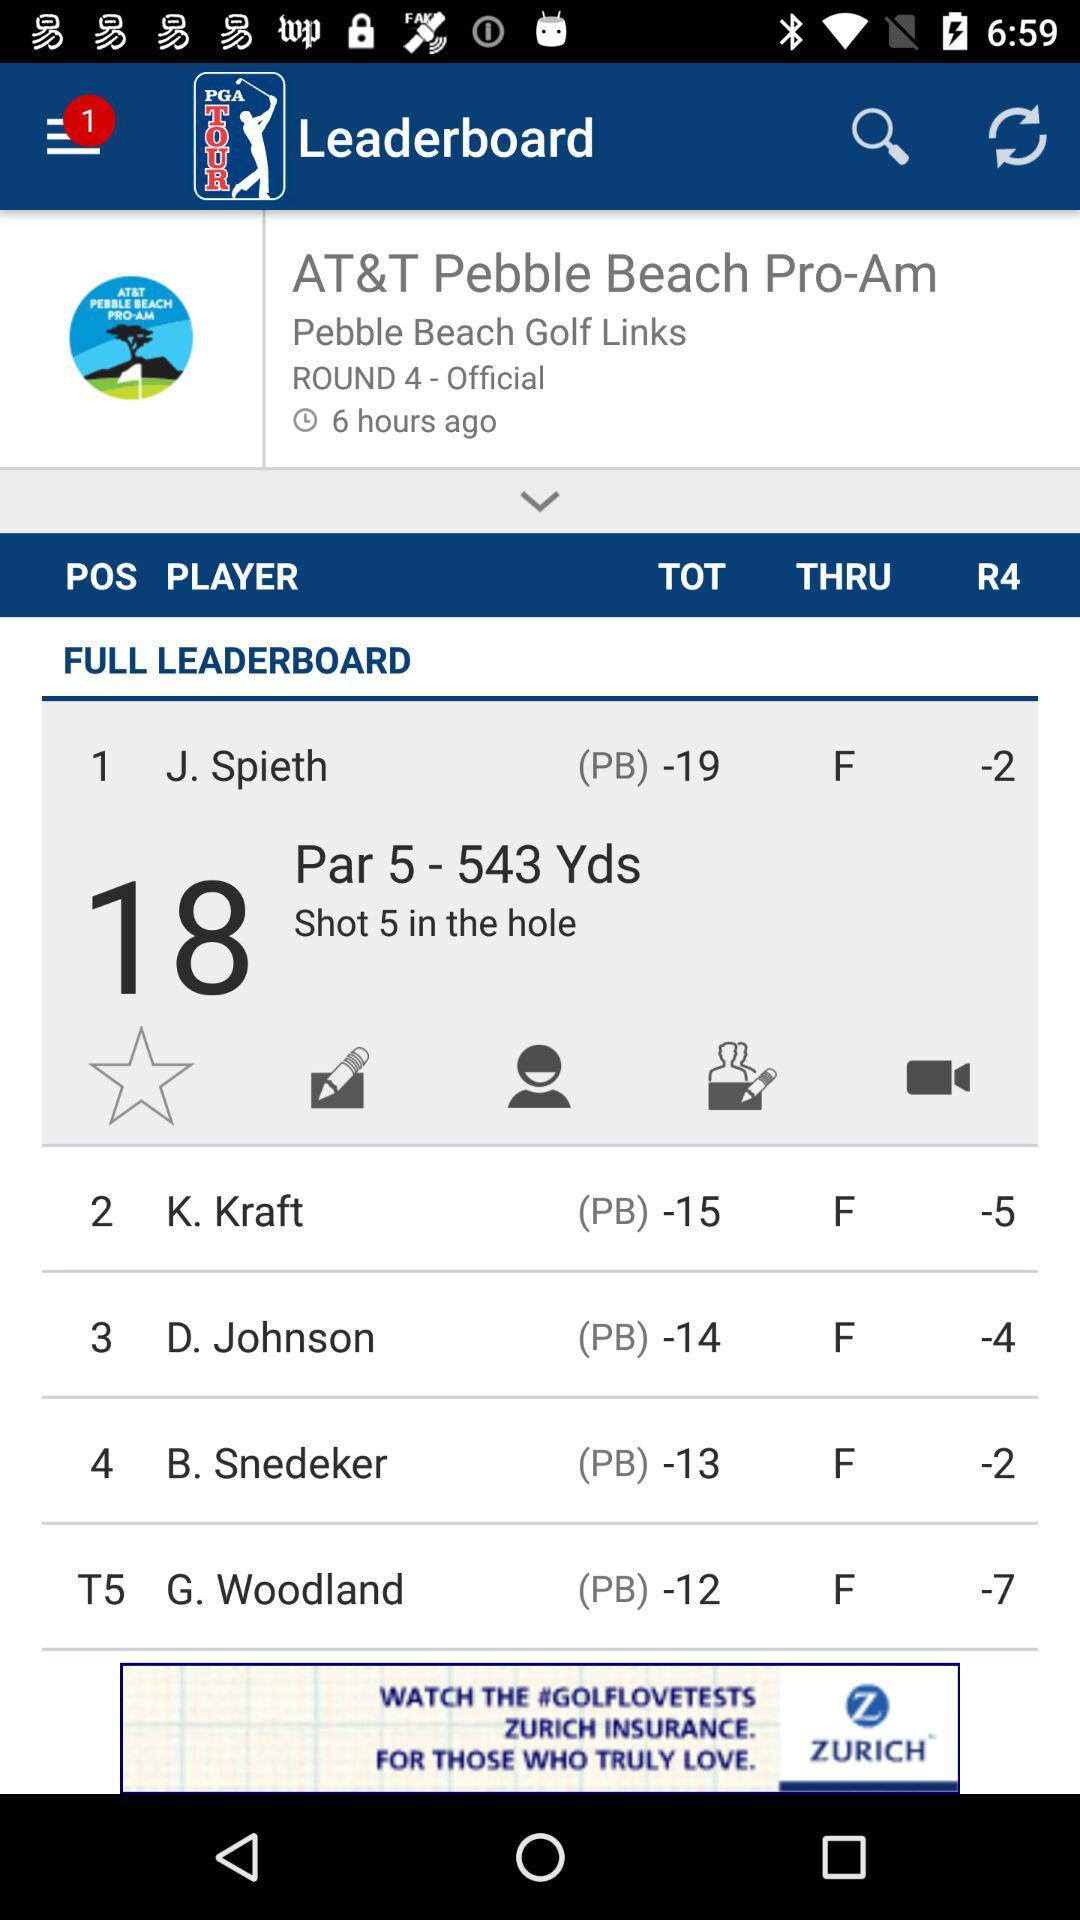 The image size is (1080, 1920). Describe the element at coordinates (540, 501) in the screenshot. I see `expands description` at that location.